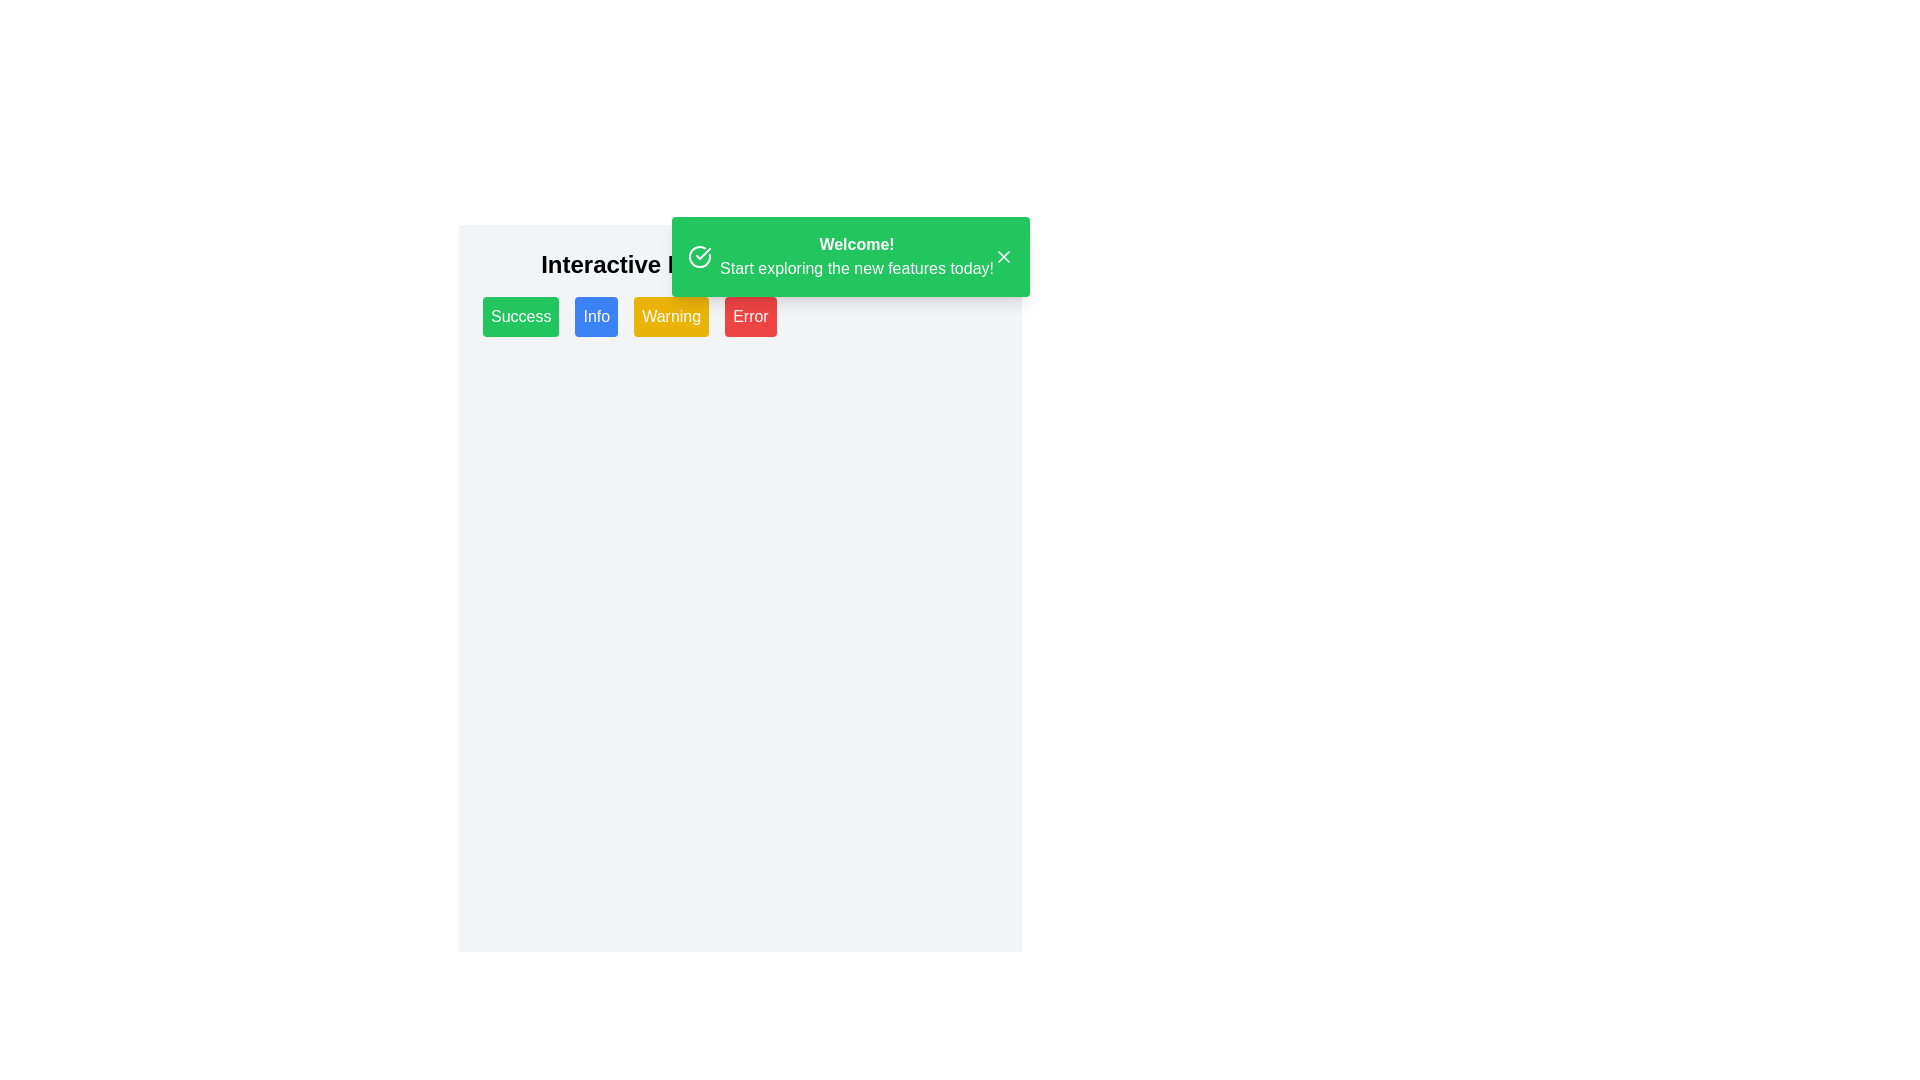 This screenshot has width=1920, height=1080. Describe the element at coordinates (857, 268) in the screenshot. I see `the text display that reads 'Start exploring the new features today!' which is positioned below the 'Welcome!' text in a green notification box` at that location.